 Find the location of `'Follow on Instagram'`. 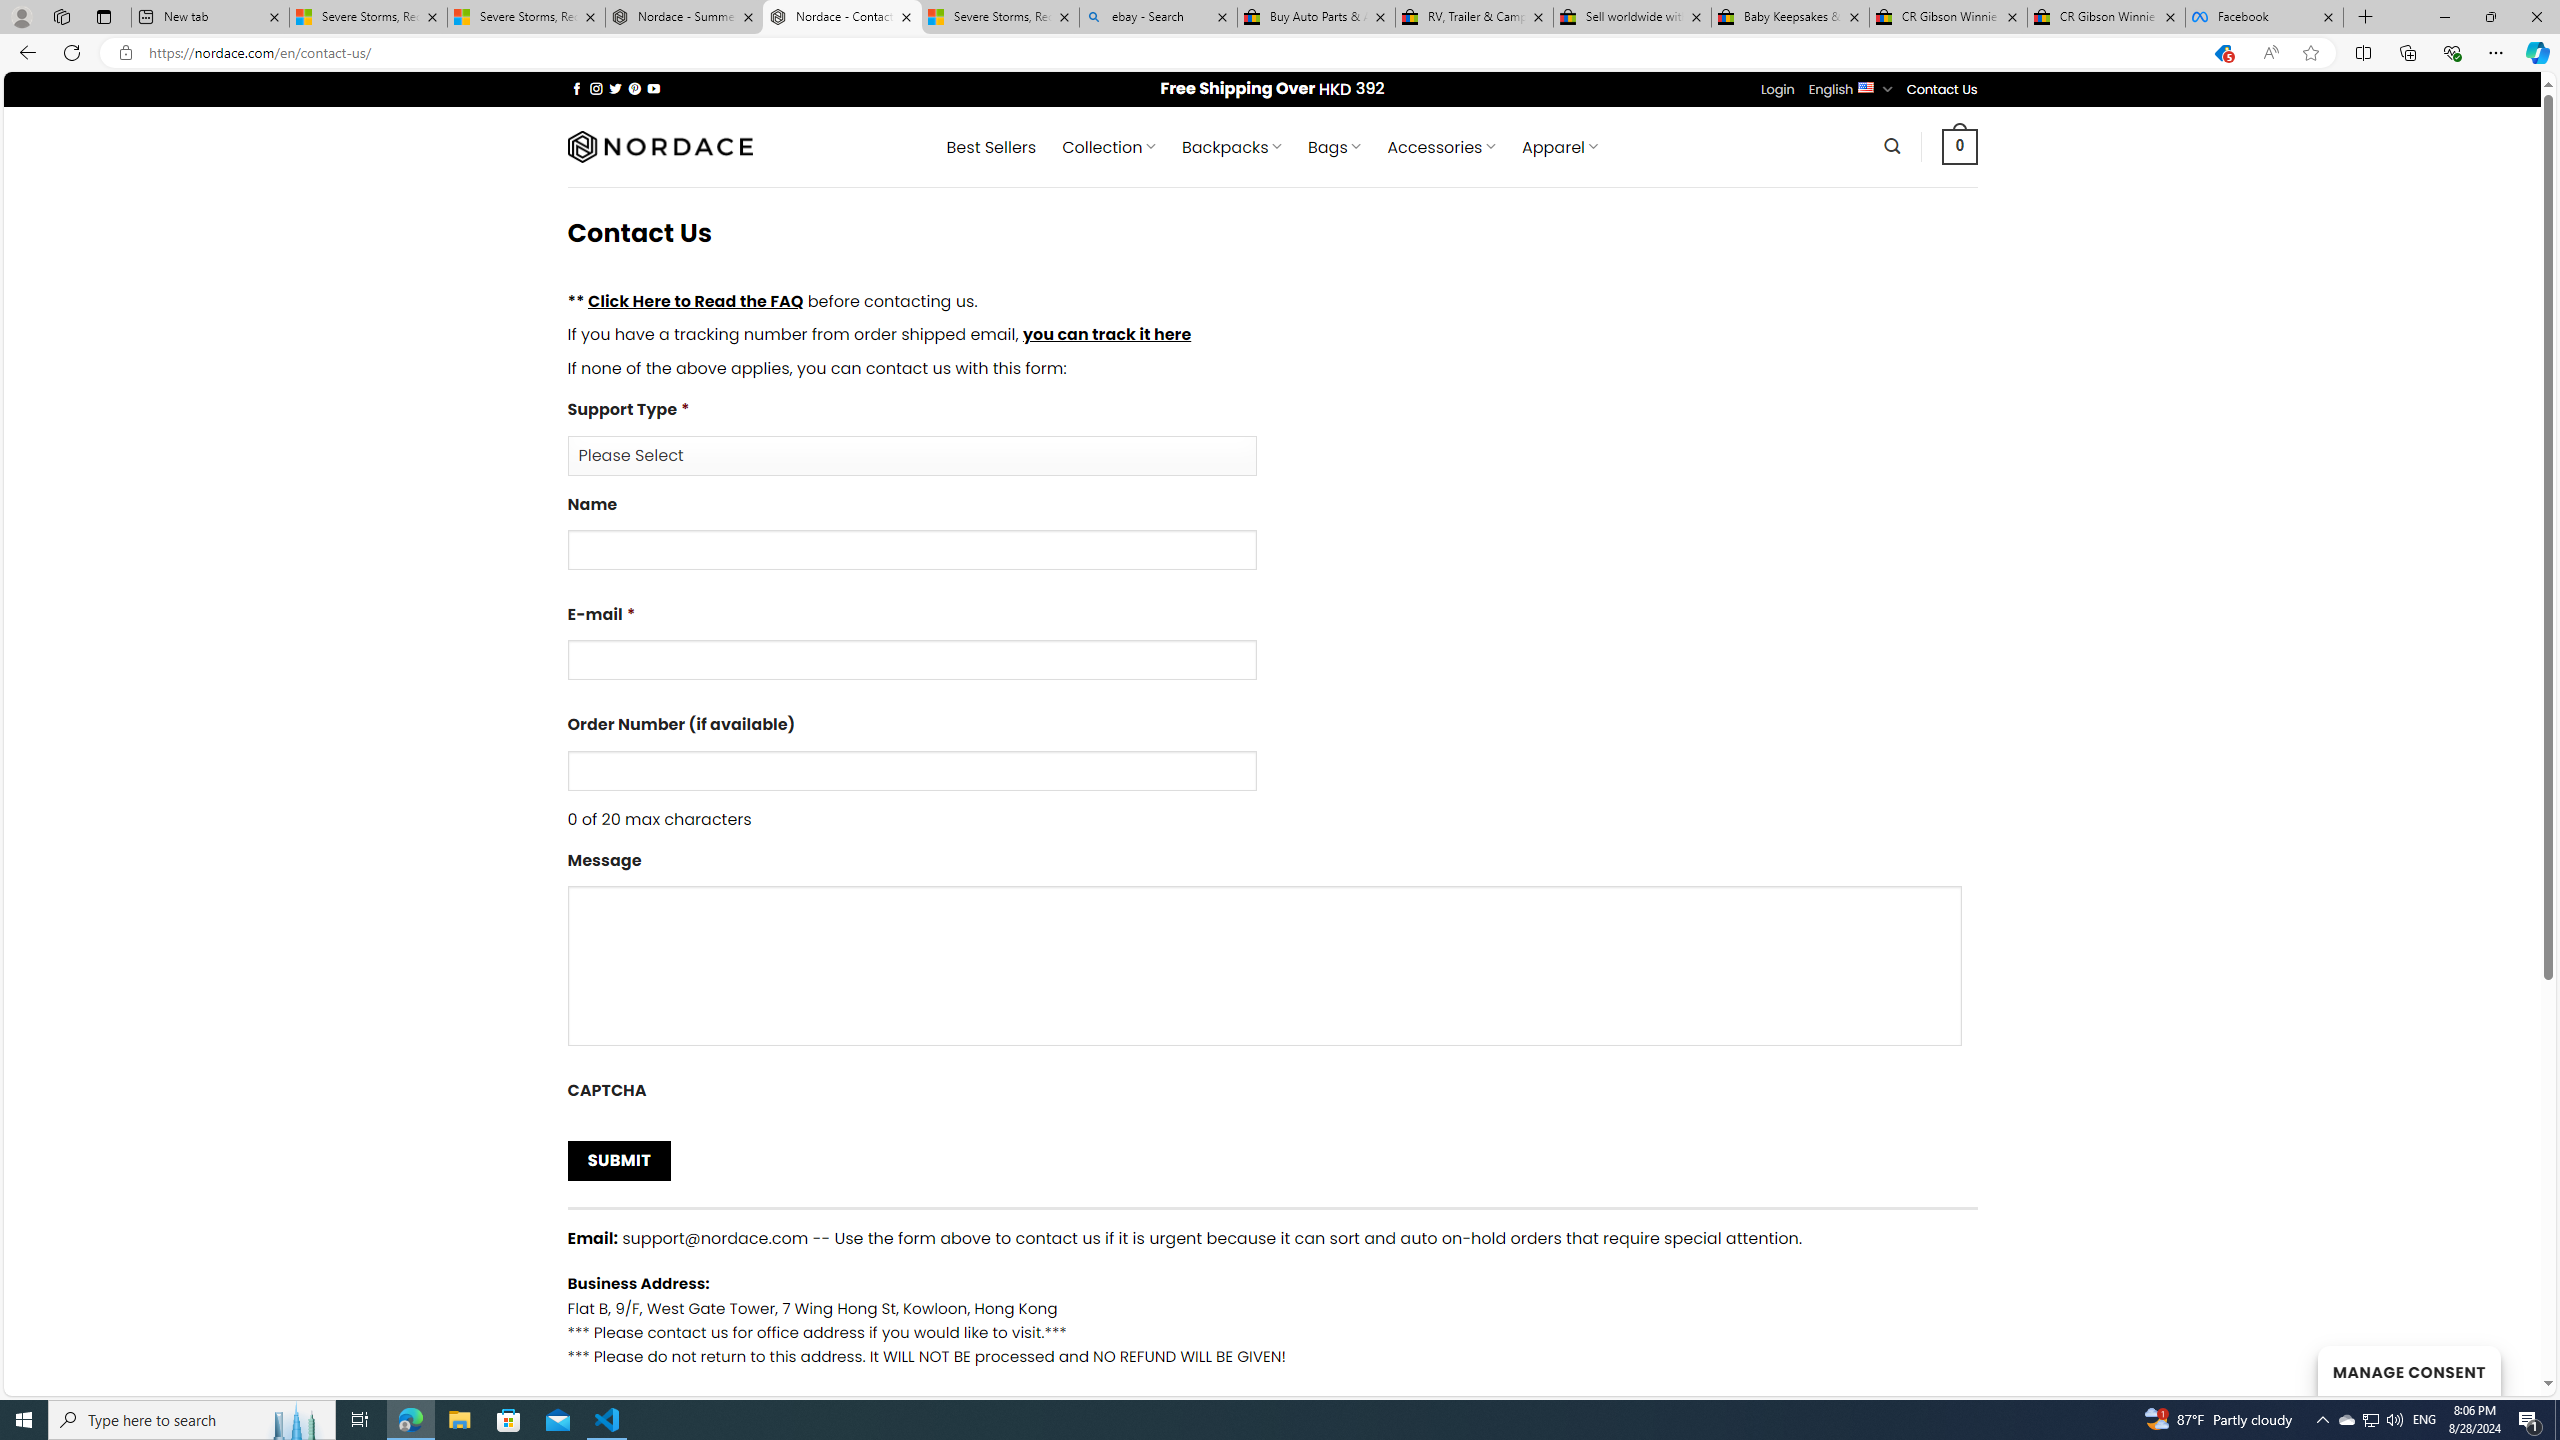

'Follow on Instagram' is located at coordinates (595, 88).